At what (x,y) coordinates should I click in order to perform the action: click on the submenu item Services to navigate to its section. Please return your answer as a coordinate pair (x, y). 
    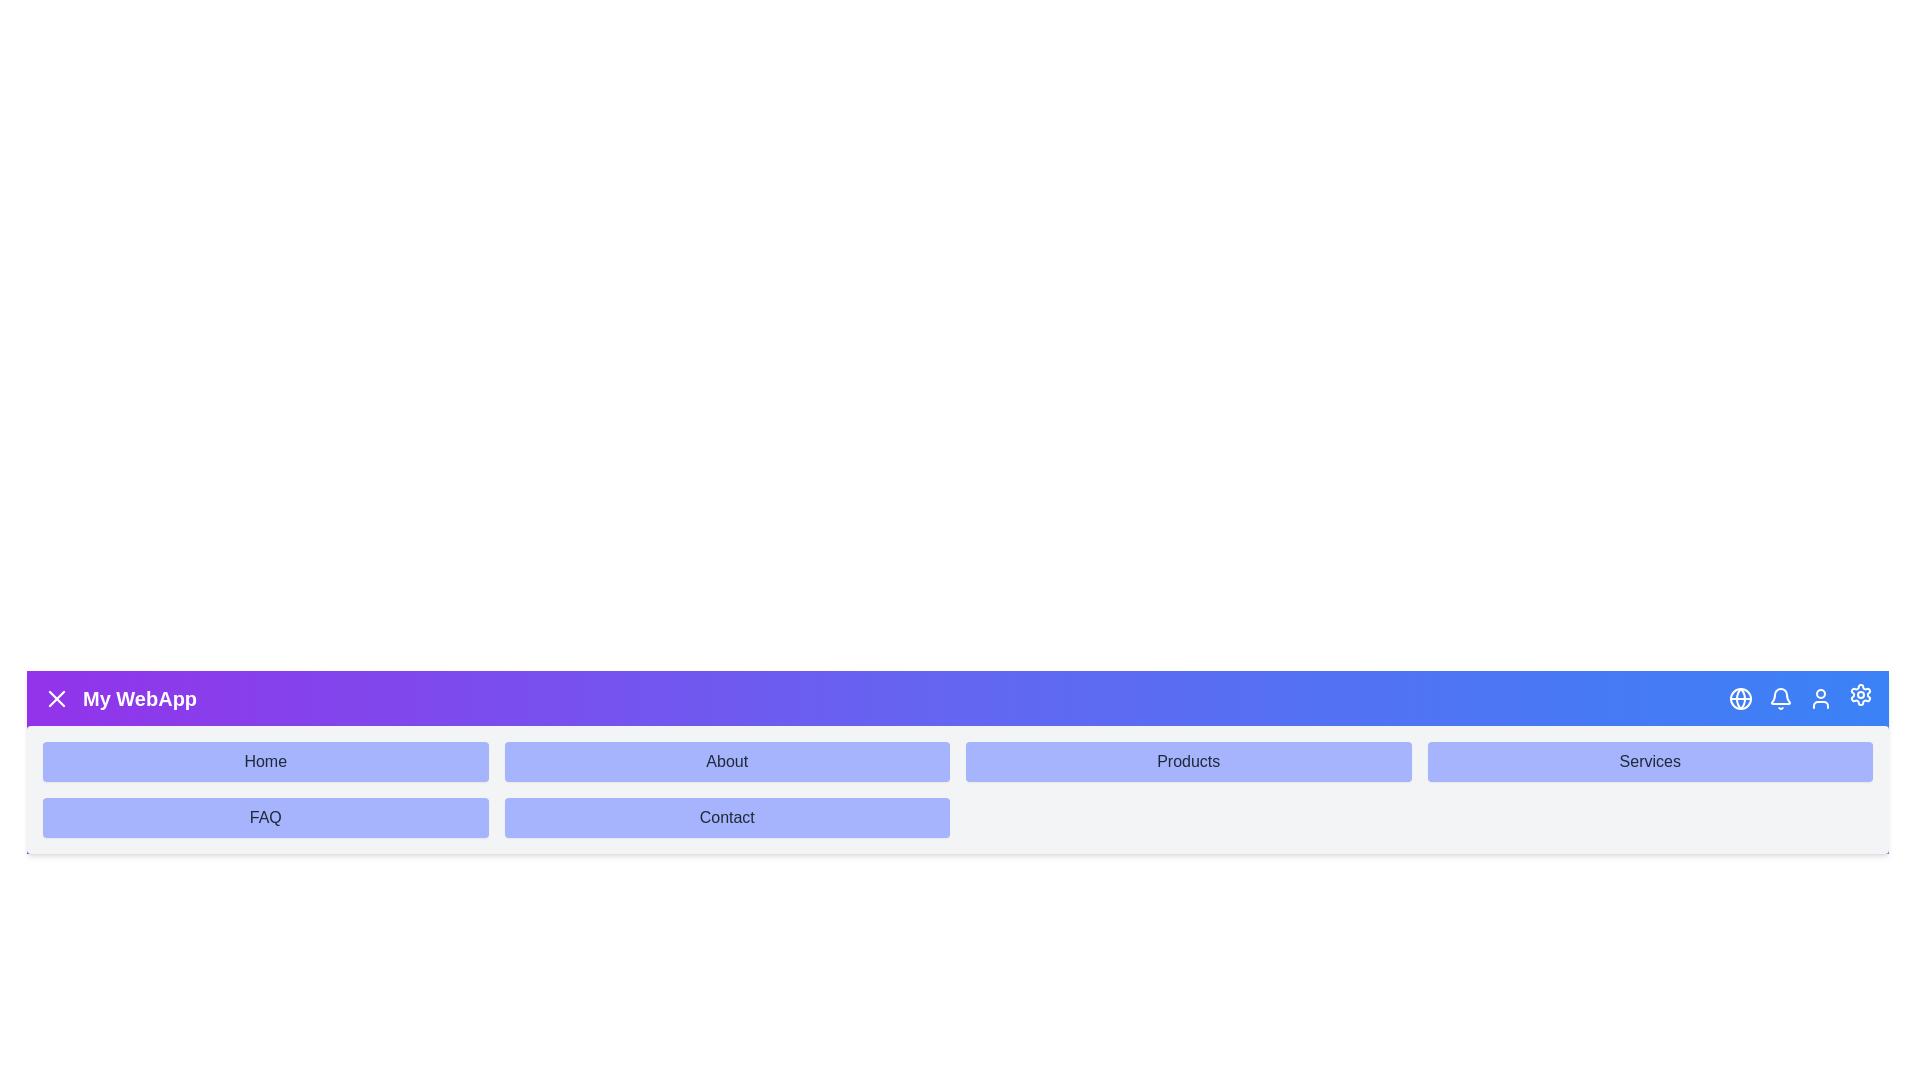
    Looking at the image, I should click on (1650, 762).